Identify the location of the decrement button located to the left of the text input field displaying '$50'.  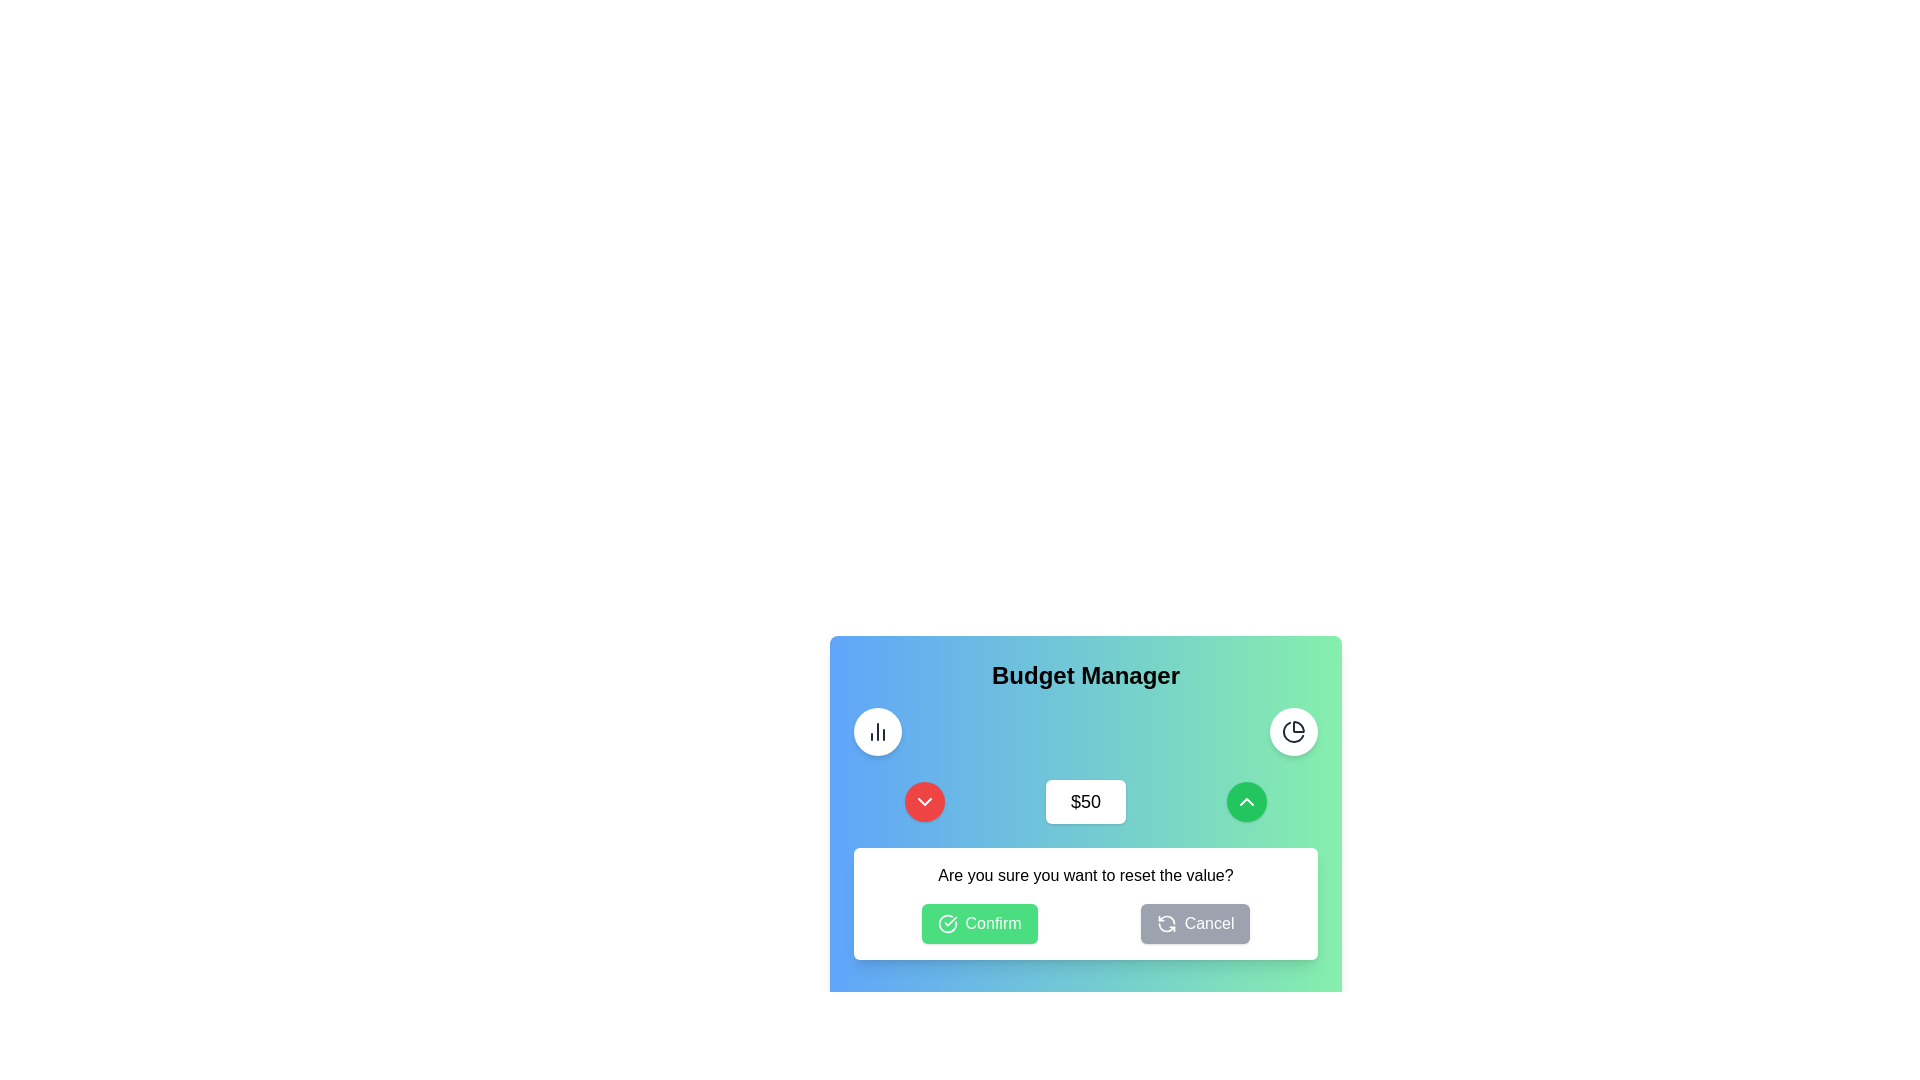
(923, 801).